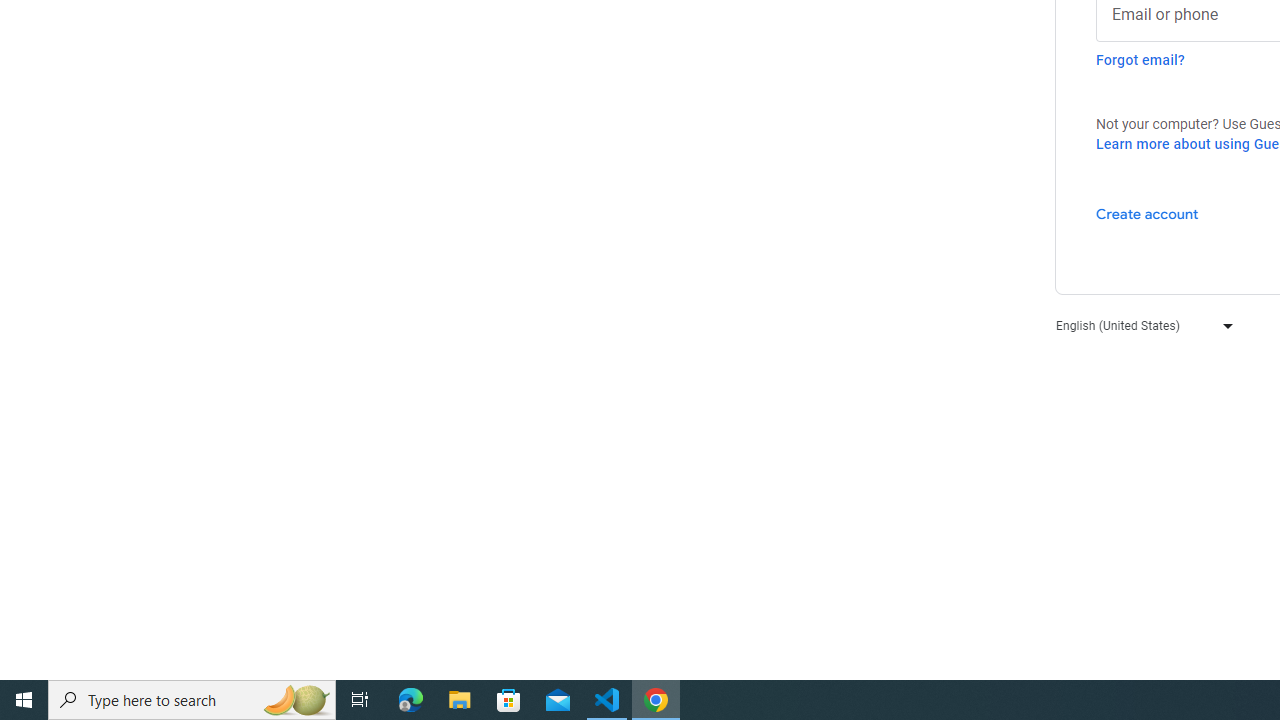 Image resolution: width=1280 pixels, height=720 pixels. Describe the element at coordinates (1140, 59) in the screenshot. I see `'Forgot email?'` at that location.